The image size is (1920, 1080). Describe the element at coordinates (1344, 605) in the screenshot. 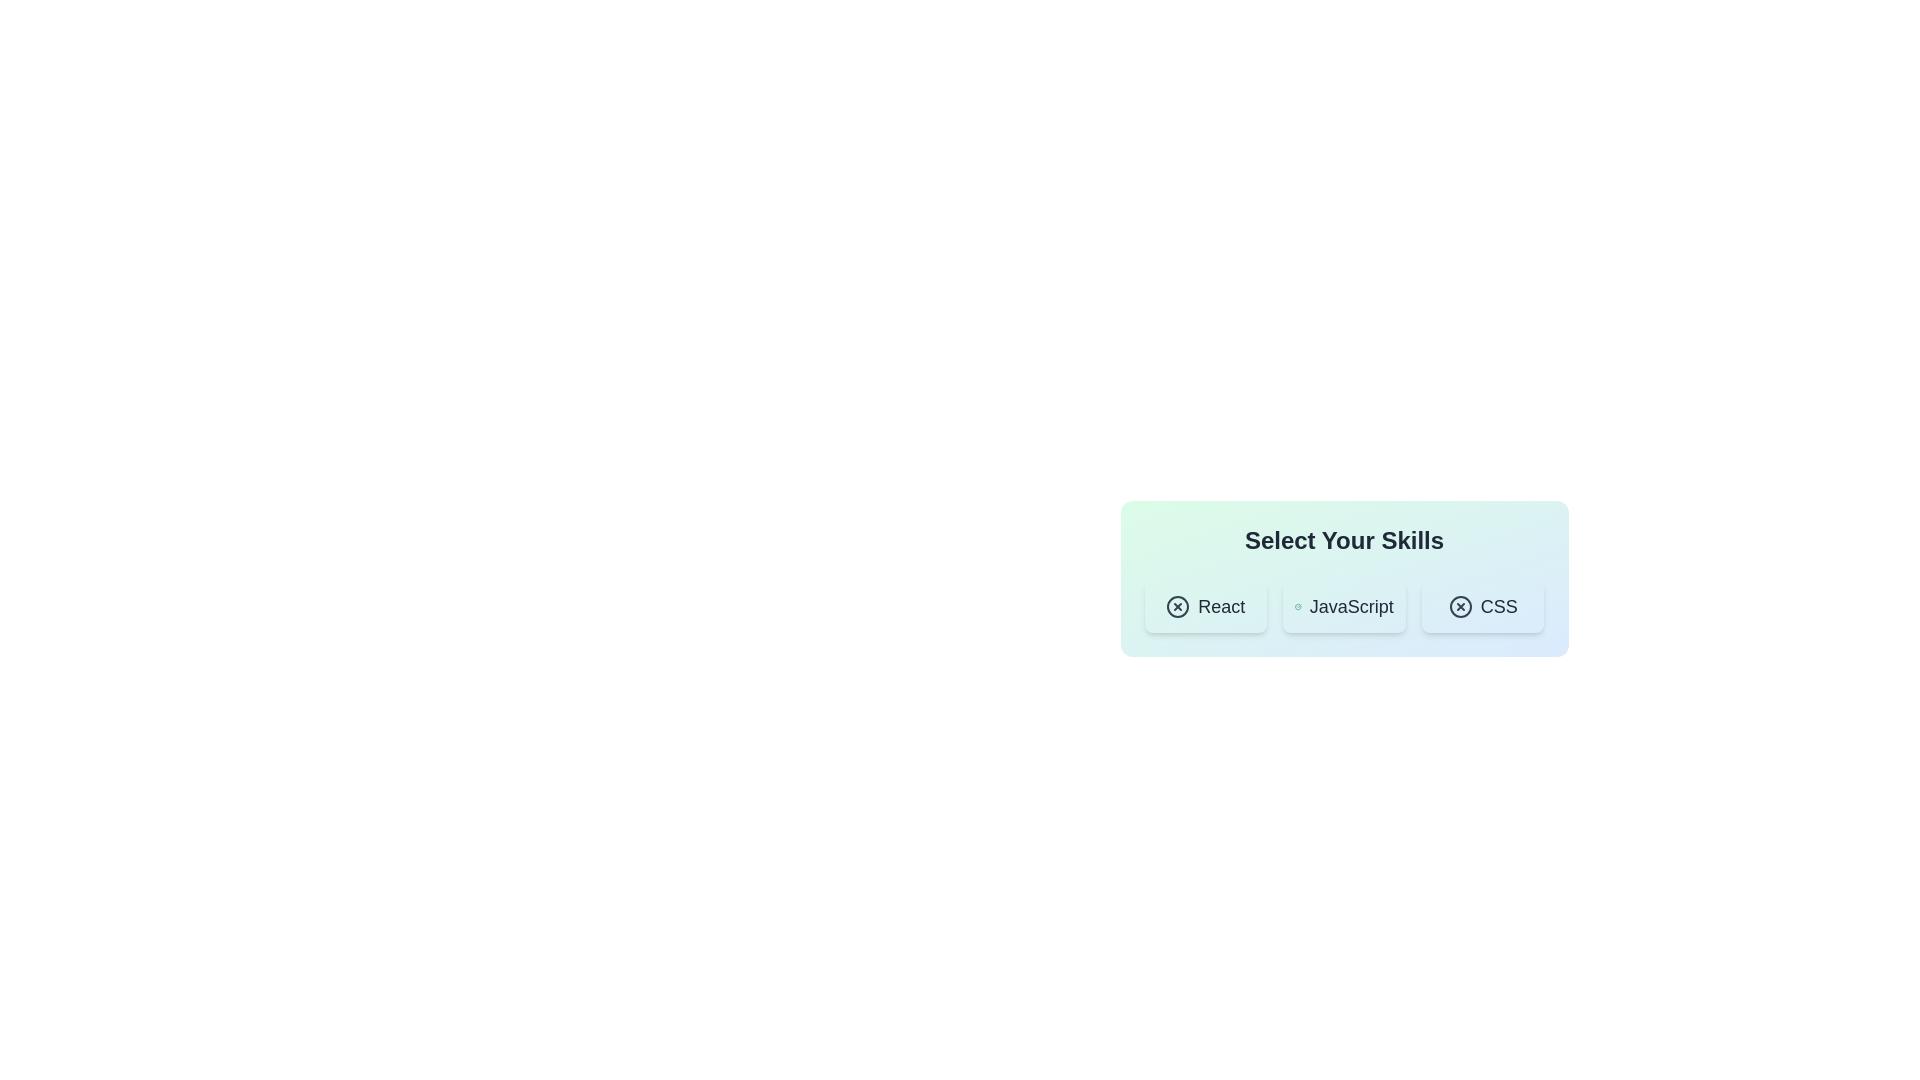

I see `the chip labeled JavaScript to view its hover effect` at that location.